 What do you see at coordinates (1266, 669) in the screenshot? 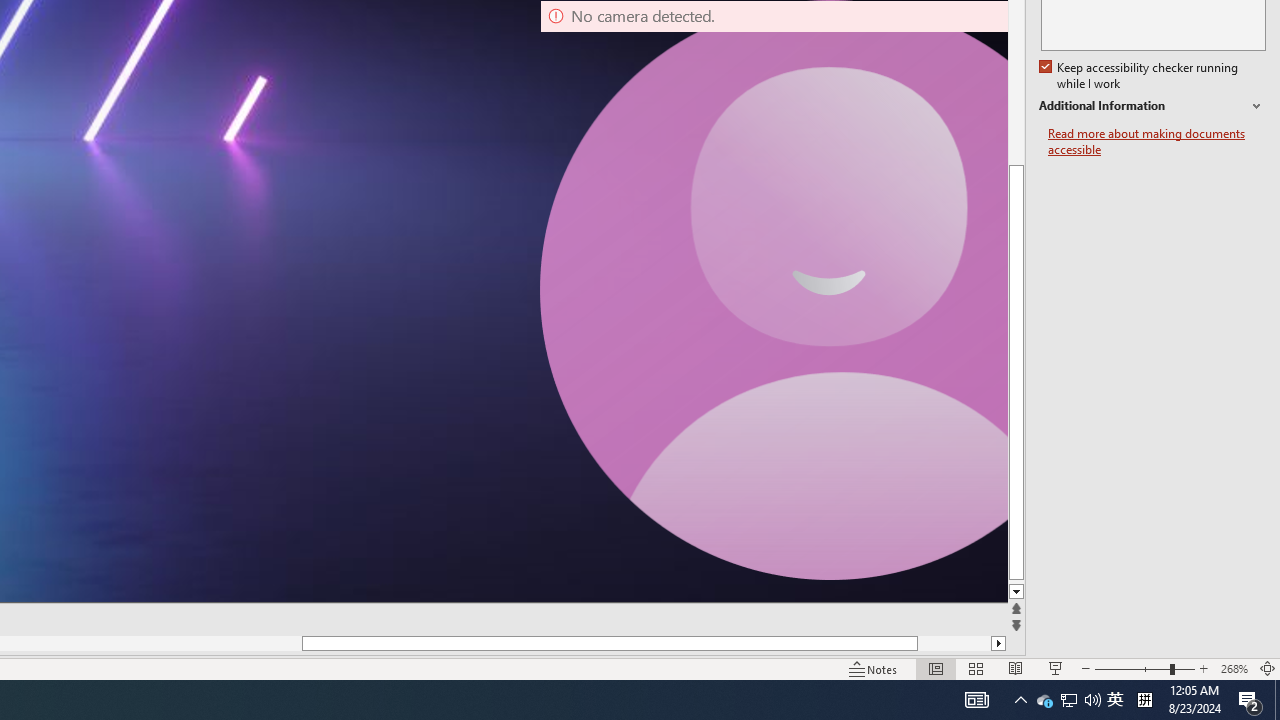
I see `'Zoom to Fit '` at bounding box center [1266, 669].